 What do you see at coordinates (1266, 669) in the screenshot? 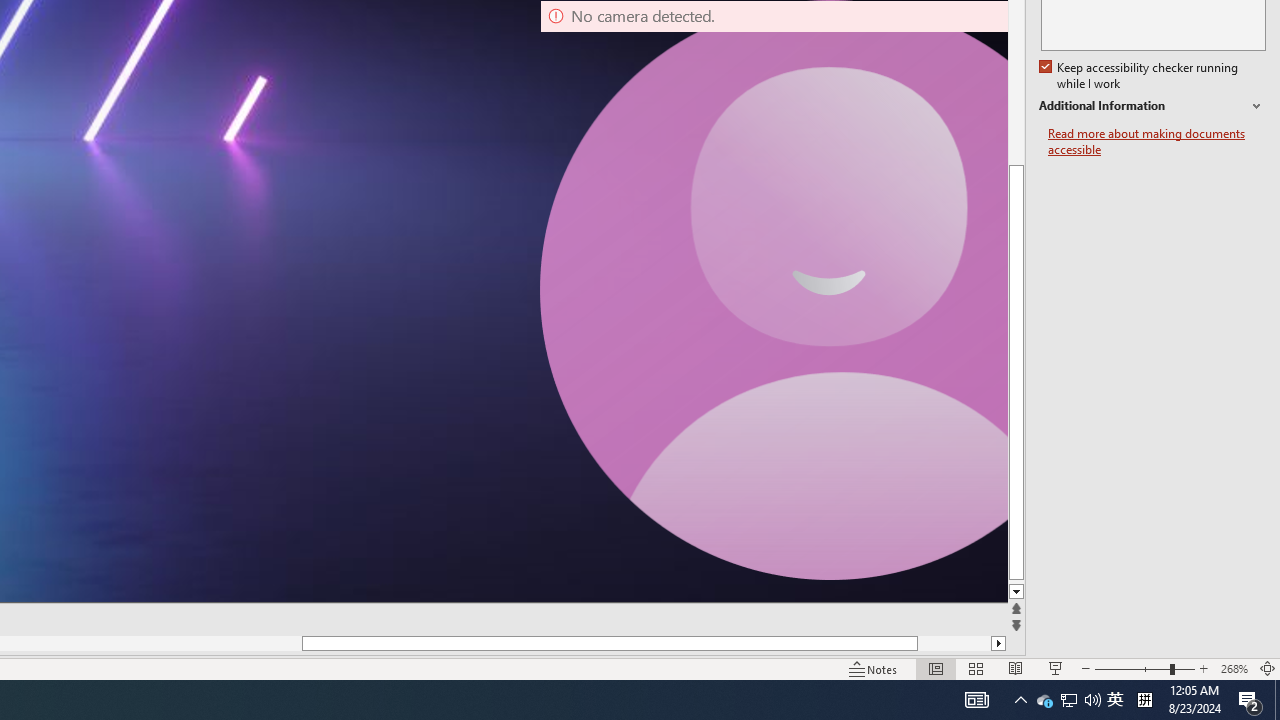
I see `'Zoom to Fit '` at bounding box center [1266, 669].